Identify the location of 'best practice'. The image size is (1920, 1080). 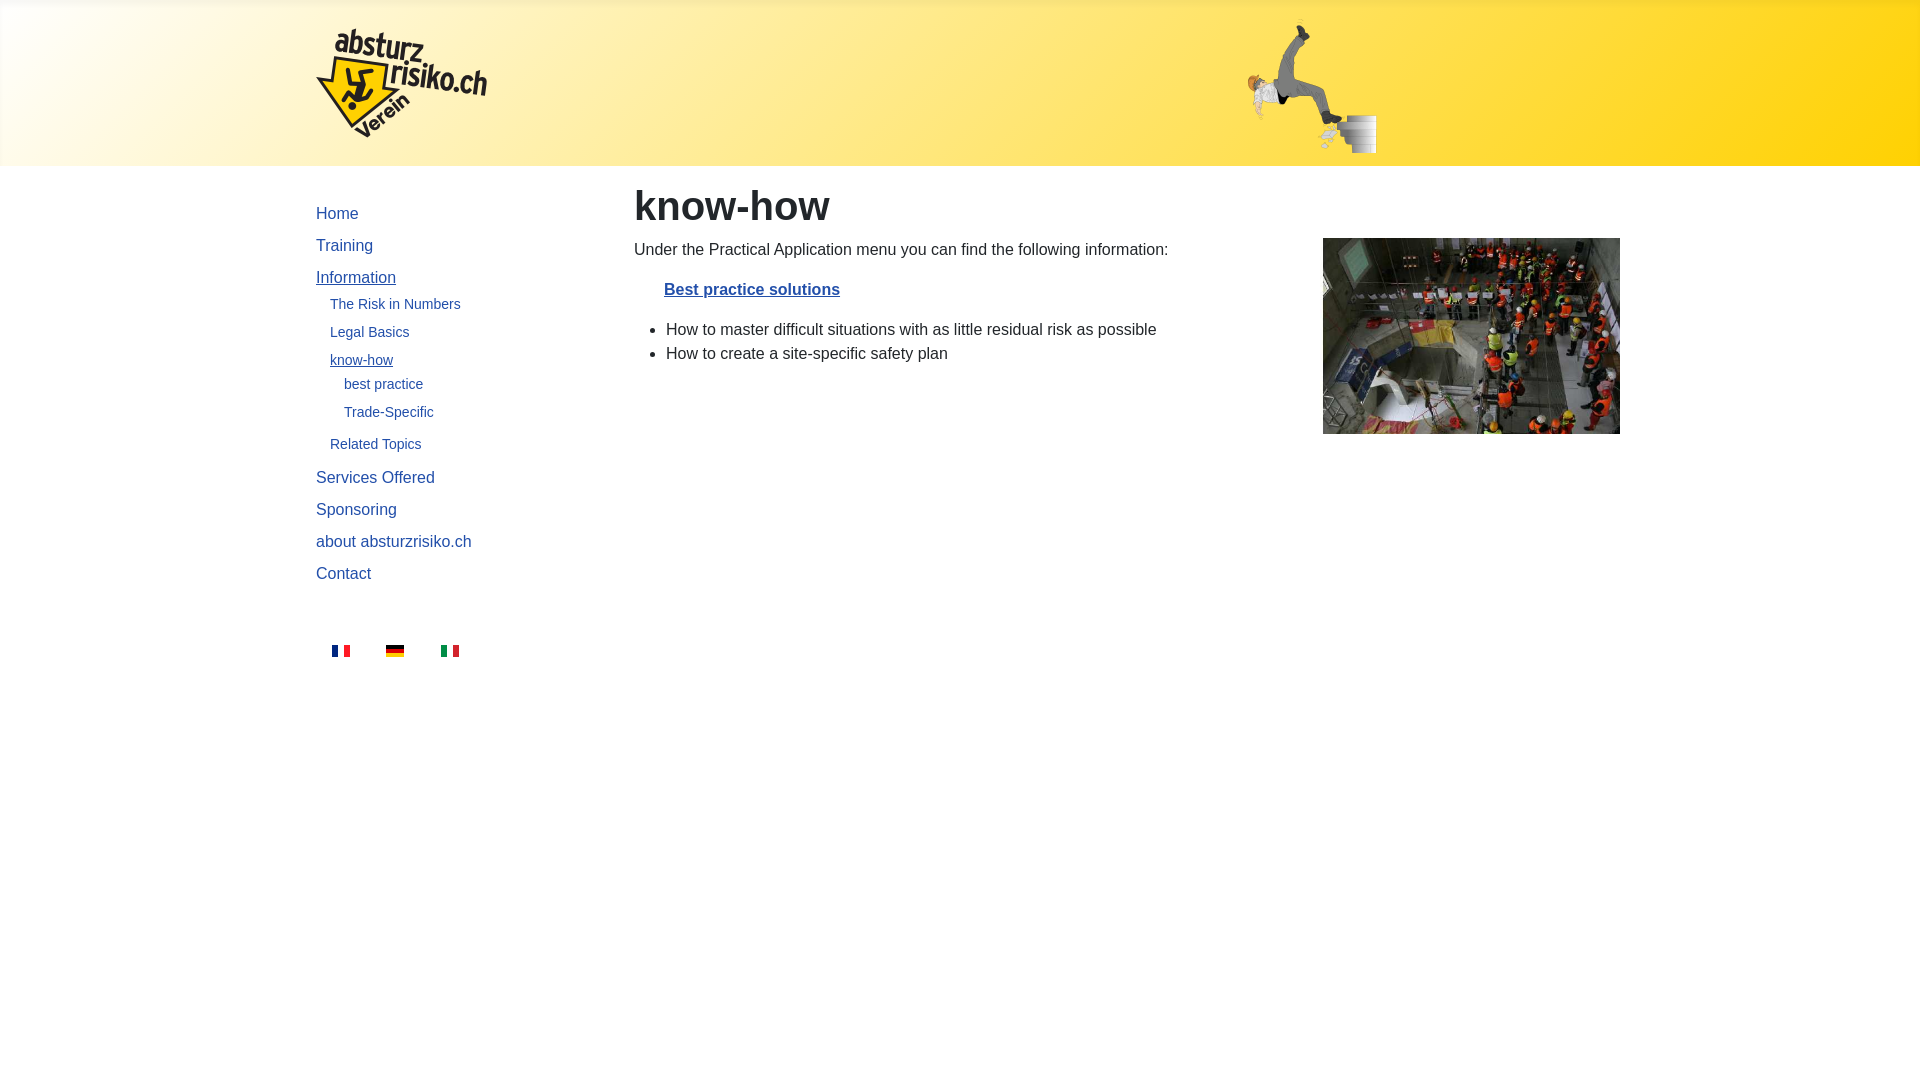
(383, 384).